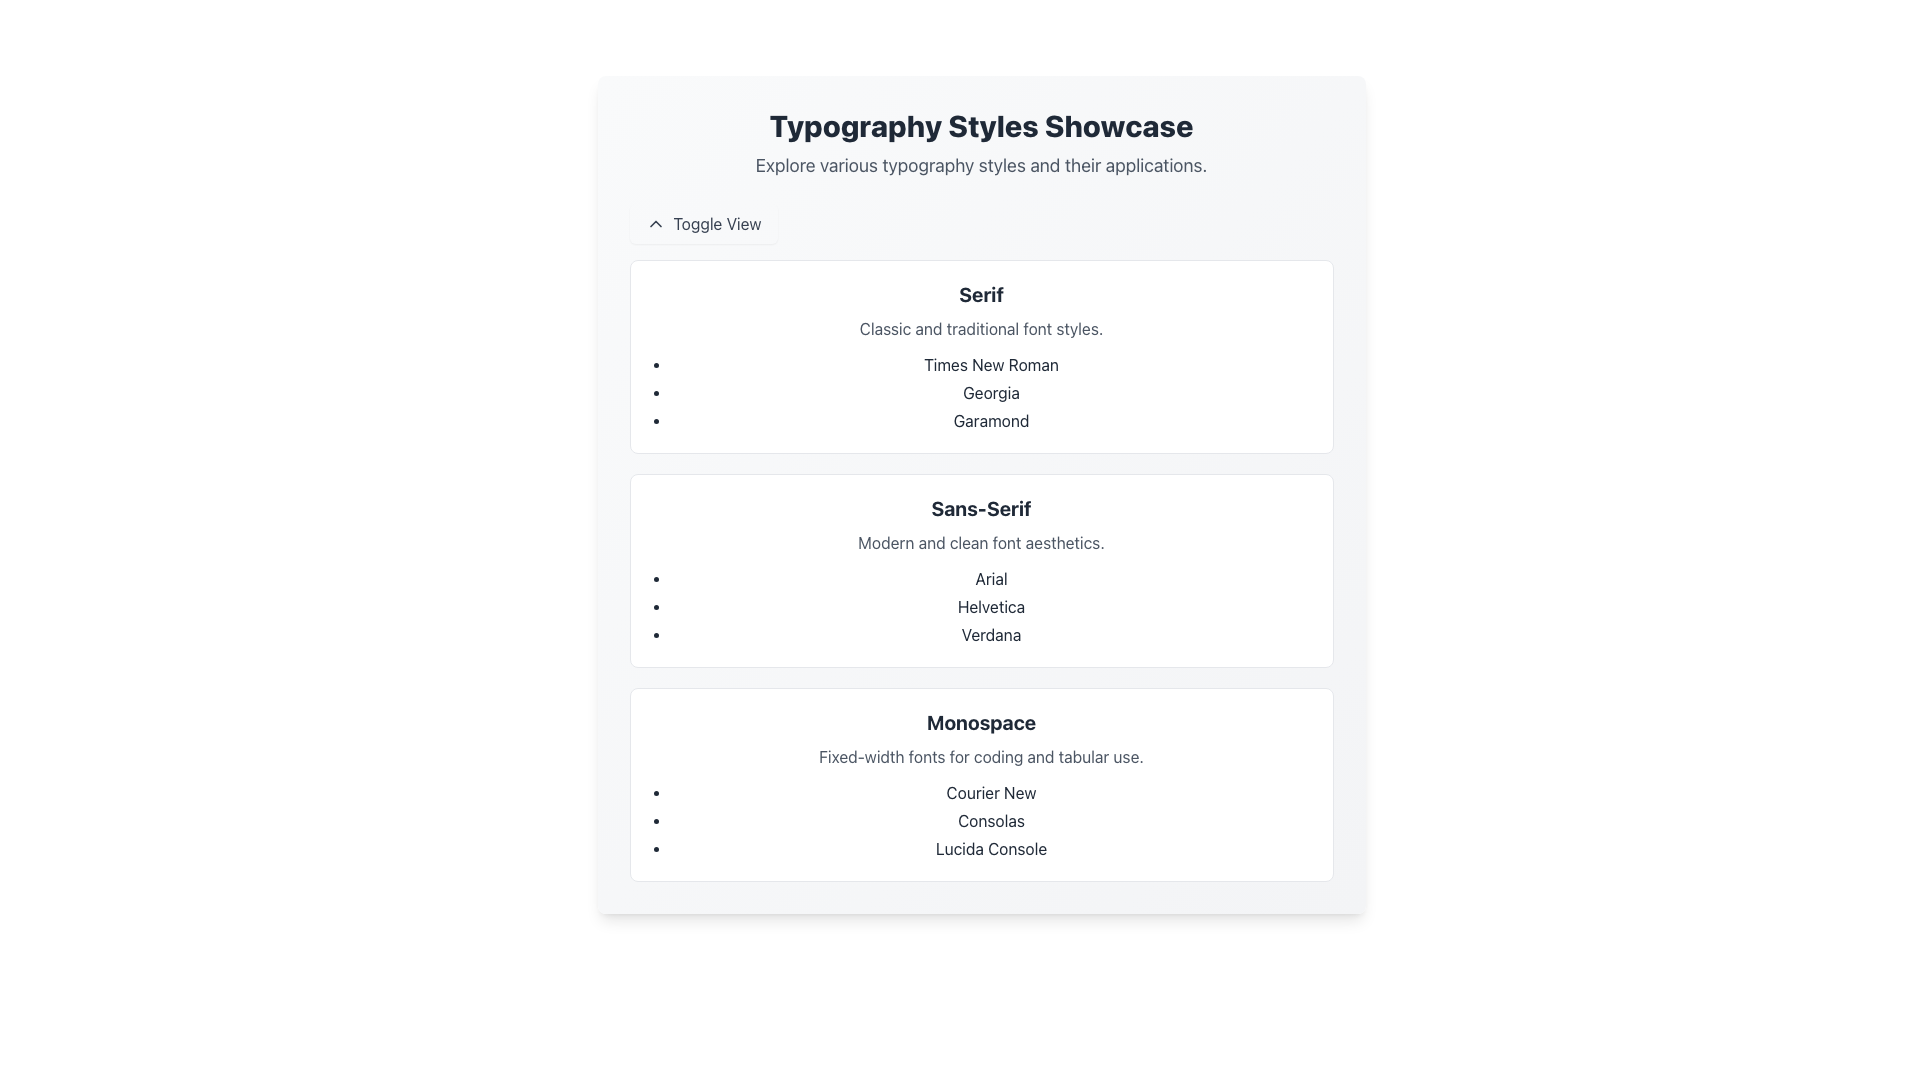 Image resolution: width=1920 pixels, height=1080 pixels. I want to click on the static list item text displaying 'Verdana', which is the third item under the 'Sans-Serif' header in the typography section, so click(991, 635).